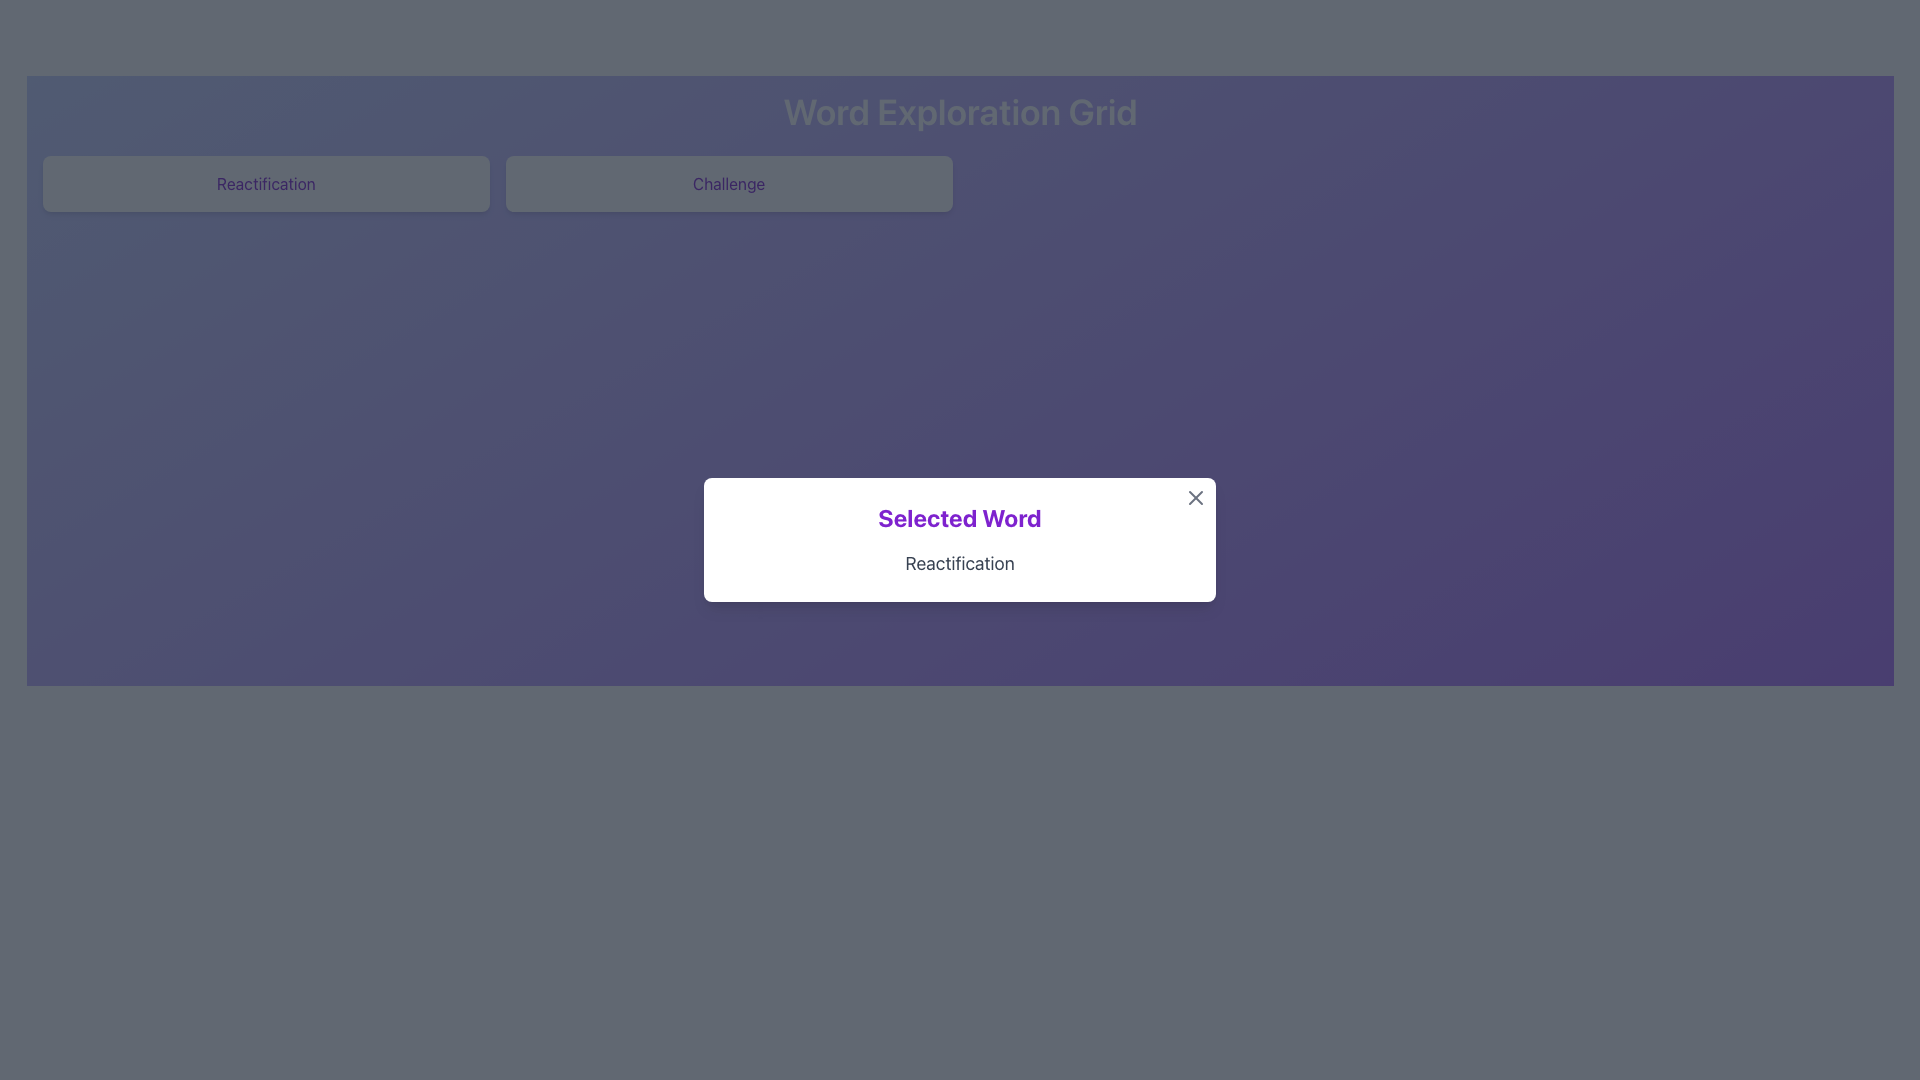  What do you see at coordinates (960, 563) in the screenshot?
I see `the text display element containing the text 'Reactification', which is styled with a large gray font and is centered within a white dialog box below the heading 'Selected Word'` at bounding box center [960, 563].